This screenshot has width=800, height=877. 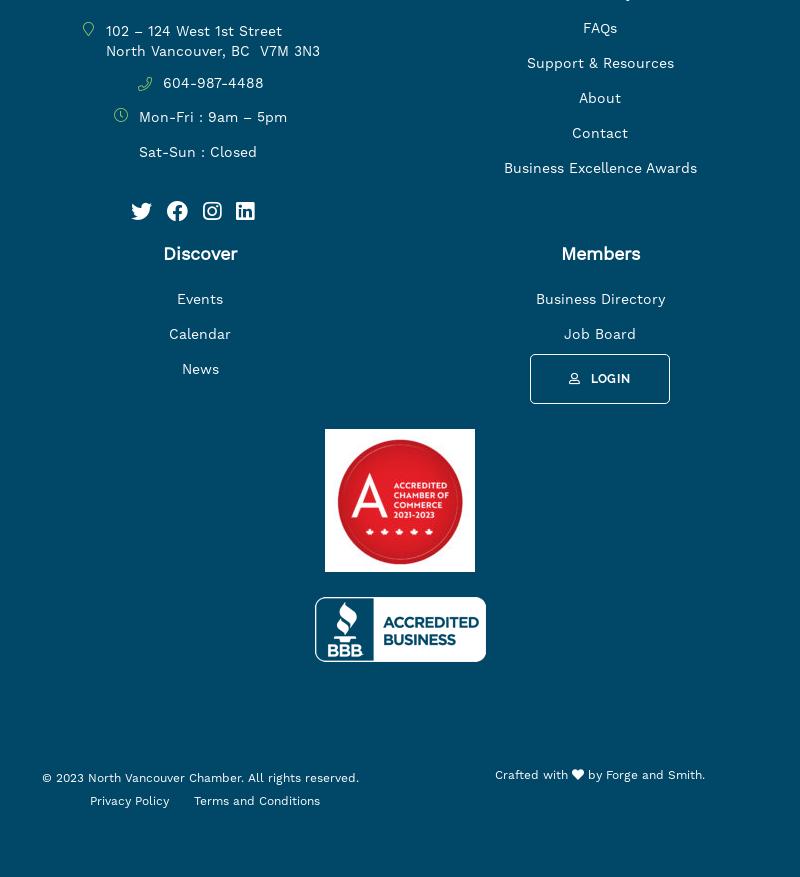 I want to click on 'About', so click(x=600, y=96).